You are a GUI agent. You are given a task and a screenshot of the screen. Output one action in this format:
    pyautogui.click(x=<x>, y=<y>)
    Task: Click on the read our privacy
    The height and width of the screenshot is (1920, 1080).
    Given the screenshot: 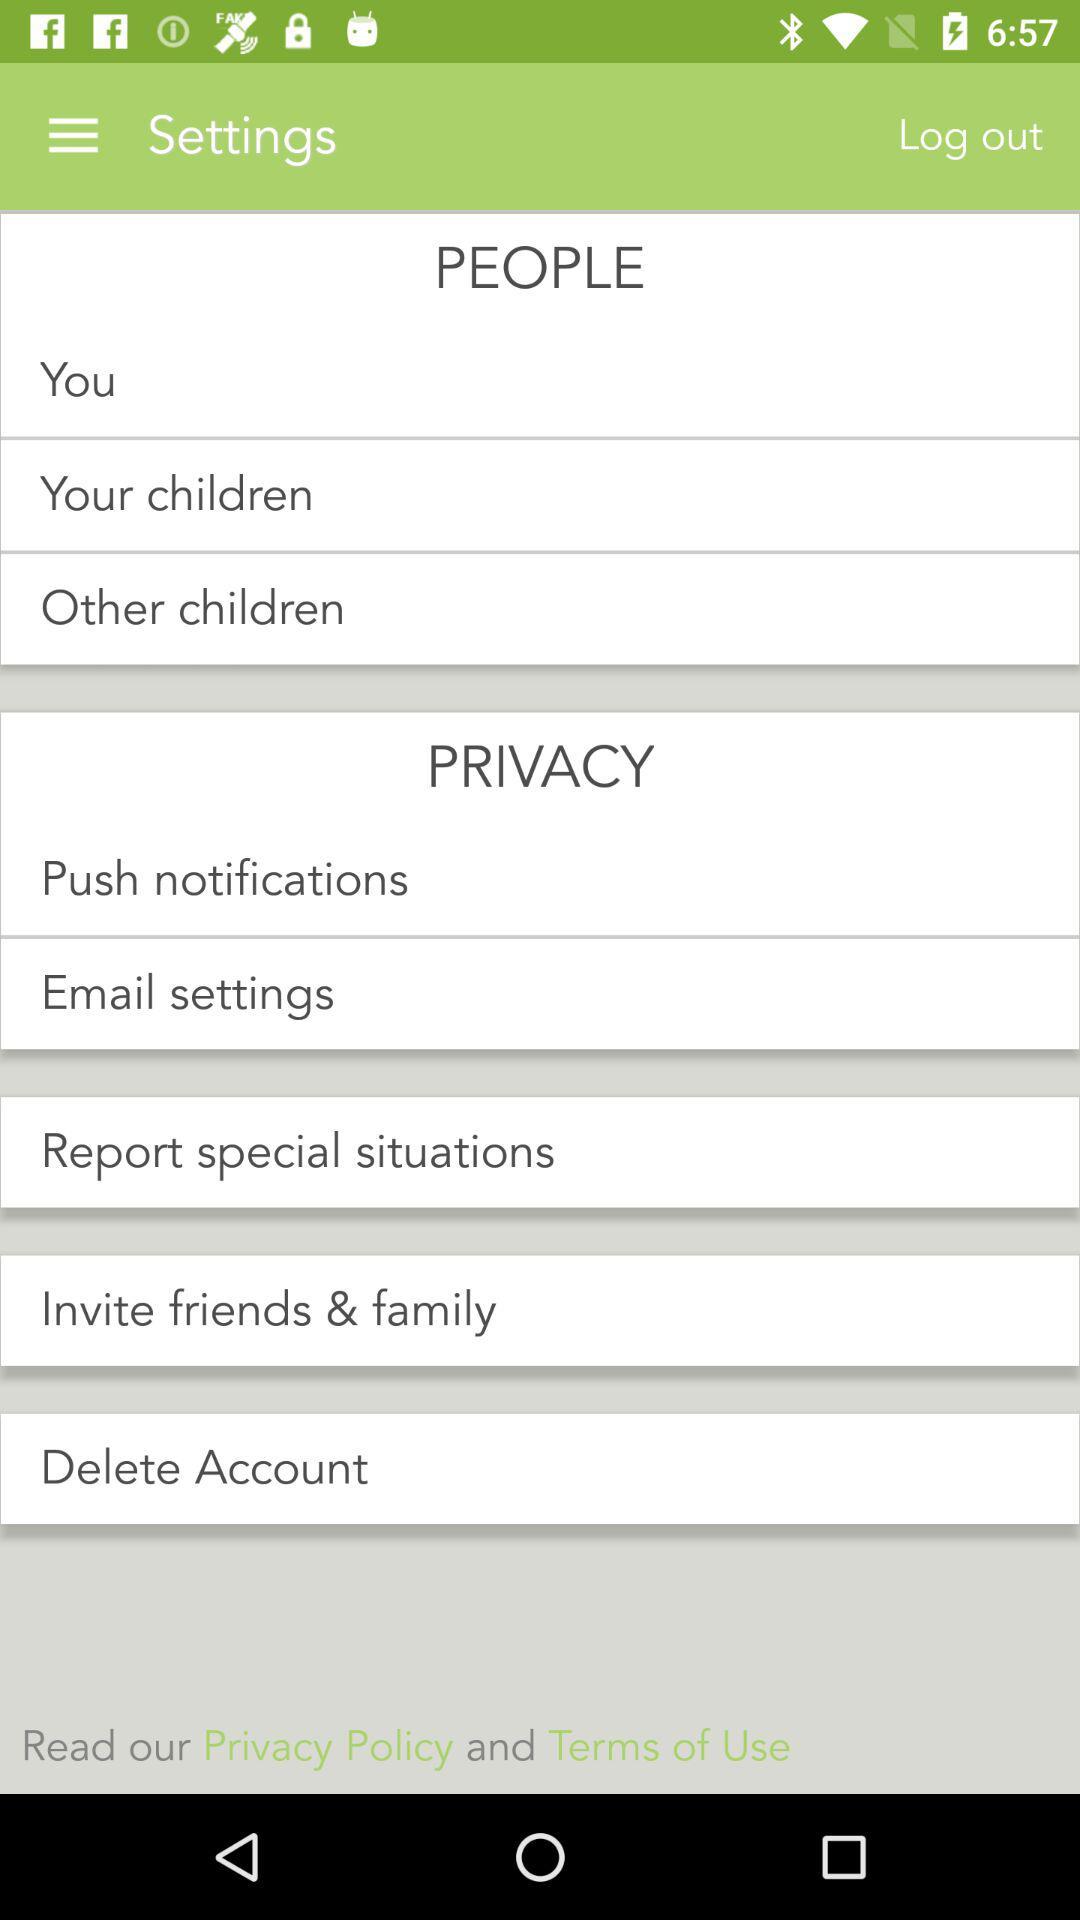 What is the action you would take?
    pyautogui.click(x=540, y=1746)
    